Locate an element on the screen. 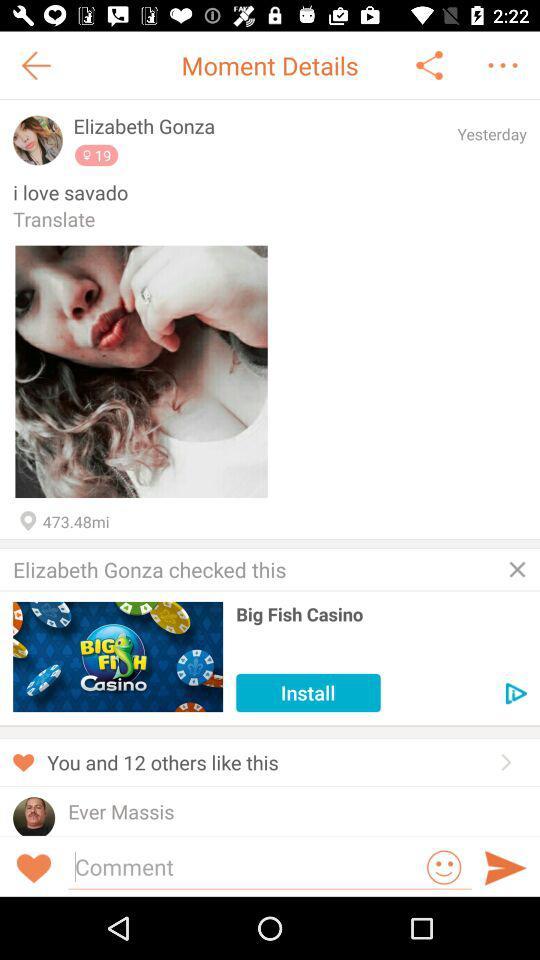  advertisement details is located at coordinates (516, 693).